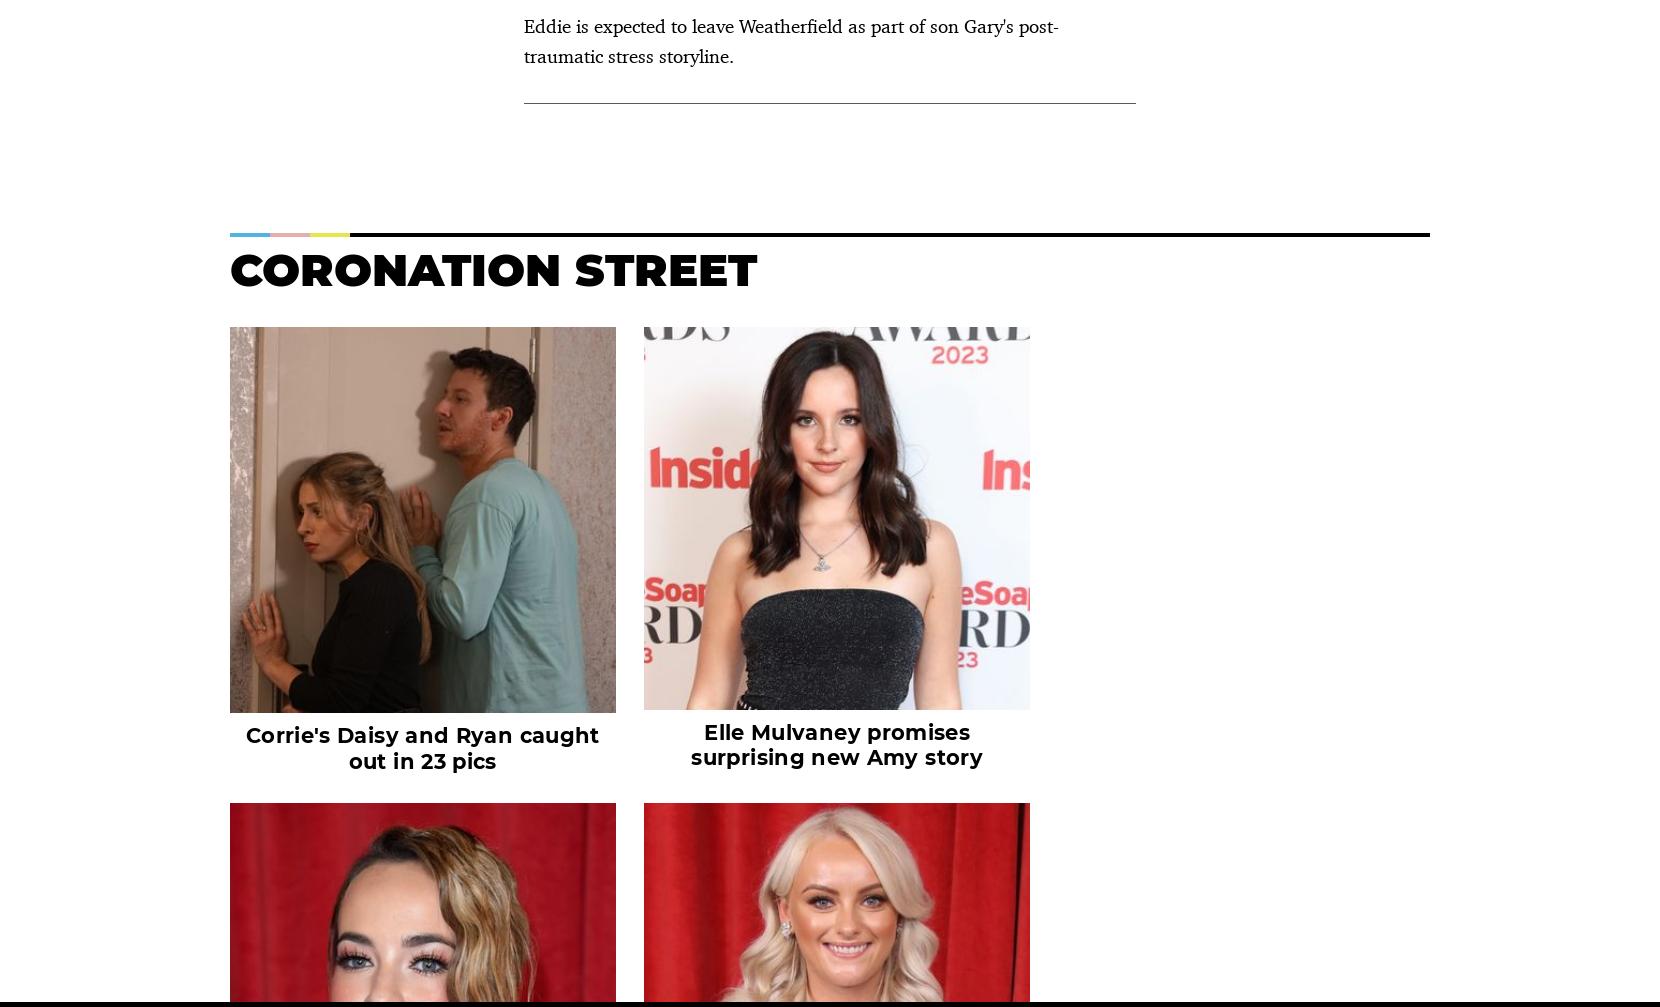 The height and width of the screenshot is (1007, 1660). What do you see at coordinates (830, 528) in the screenshot?
I see `'WWE'` at bounding box center [830, 528].